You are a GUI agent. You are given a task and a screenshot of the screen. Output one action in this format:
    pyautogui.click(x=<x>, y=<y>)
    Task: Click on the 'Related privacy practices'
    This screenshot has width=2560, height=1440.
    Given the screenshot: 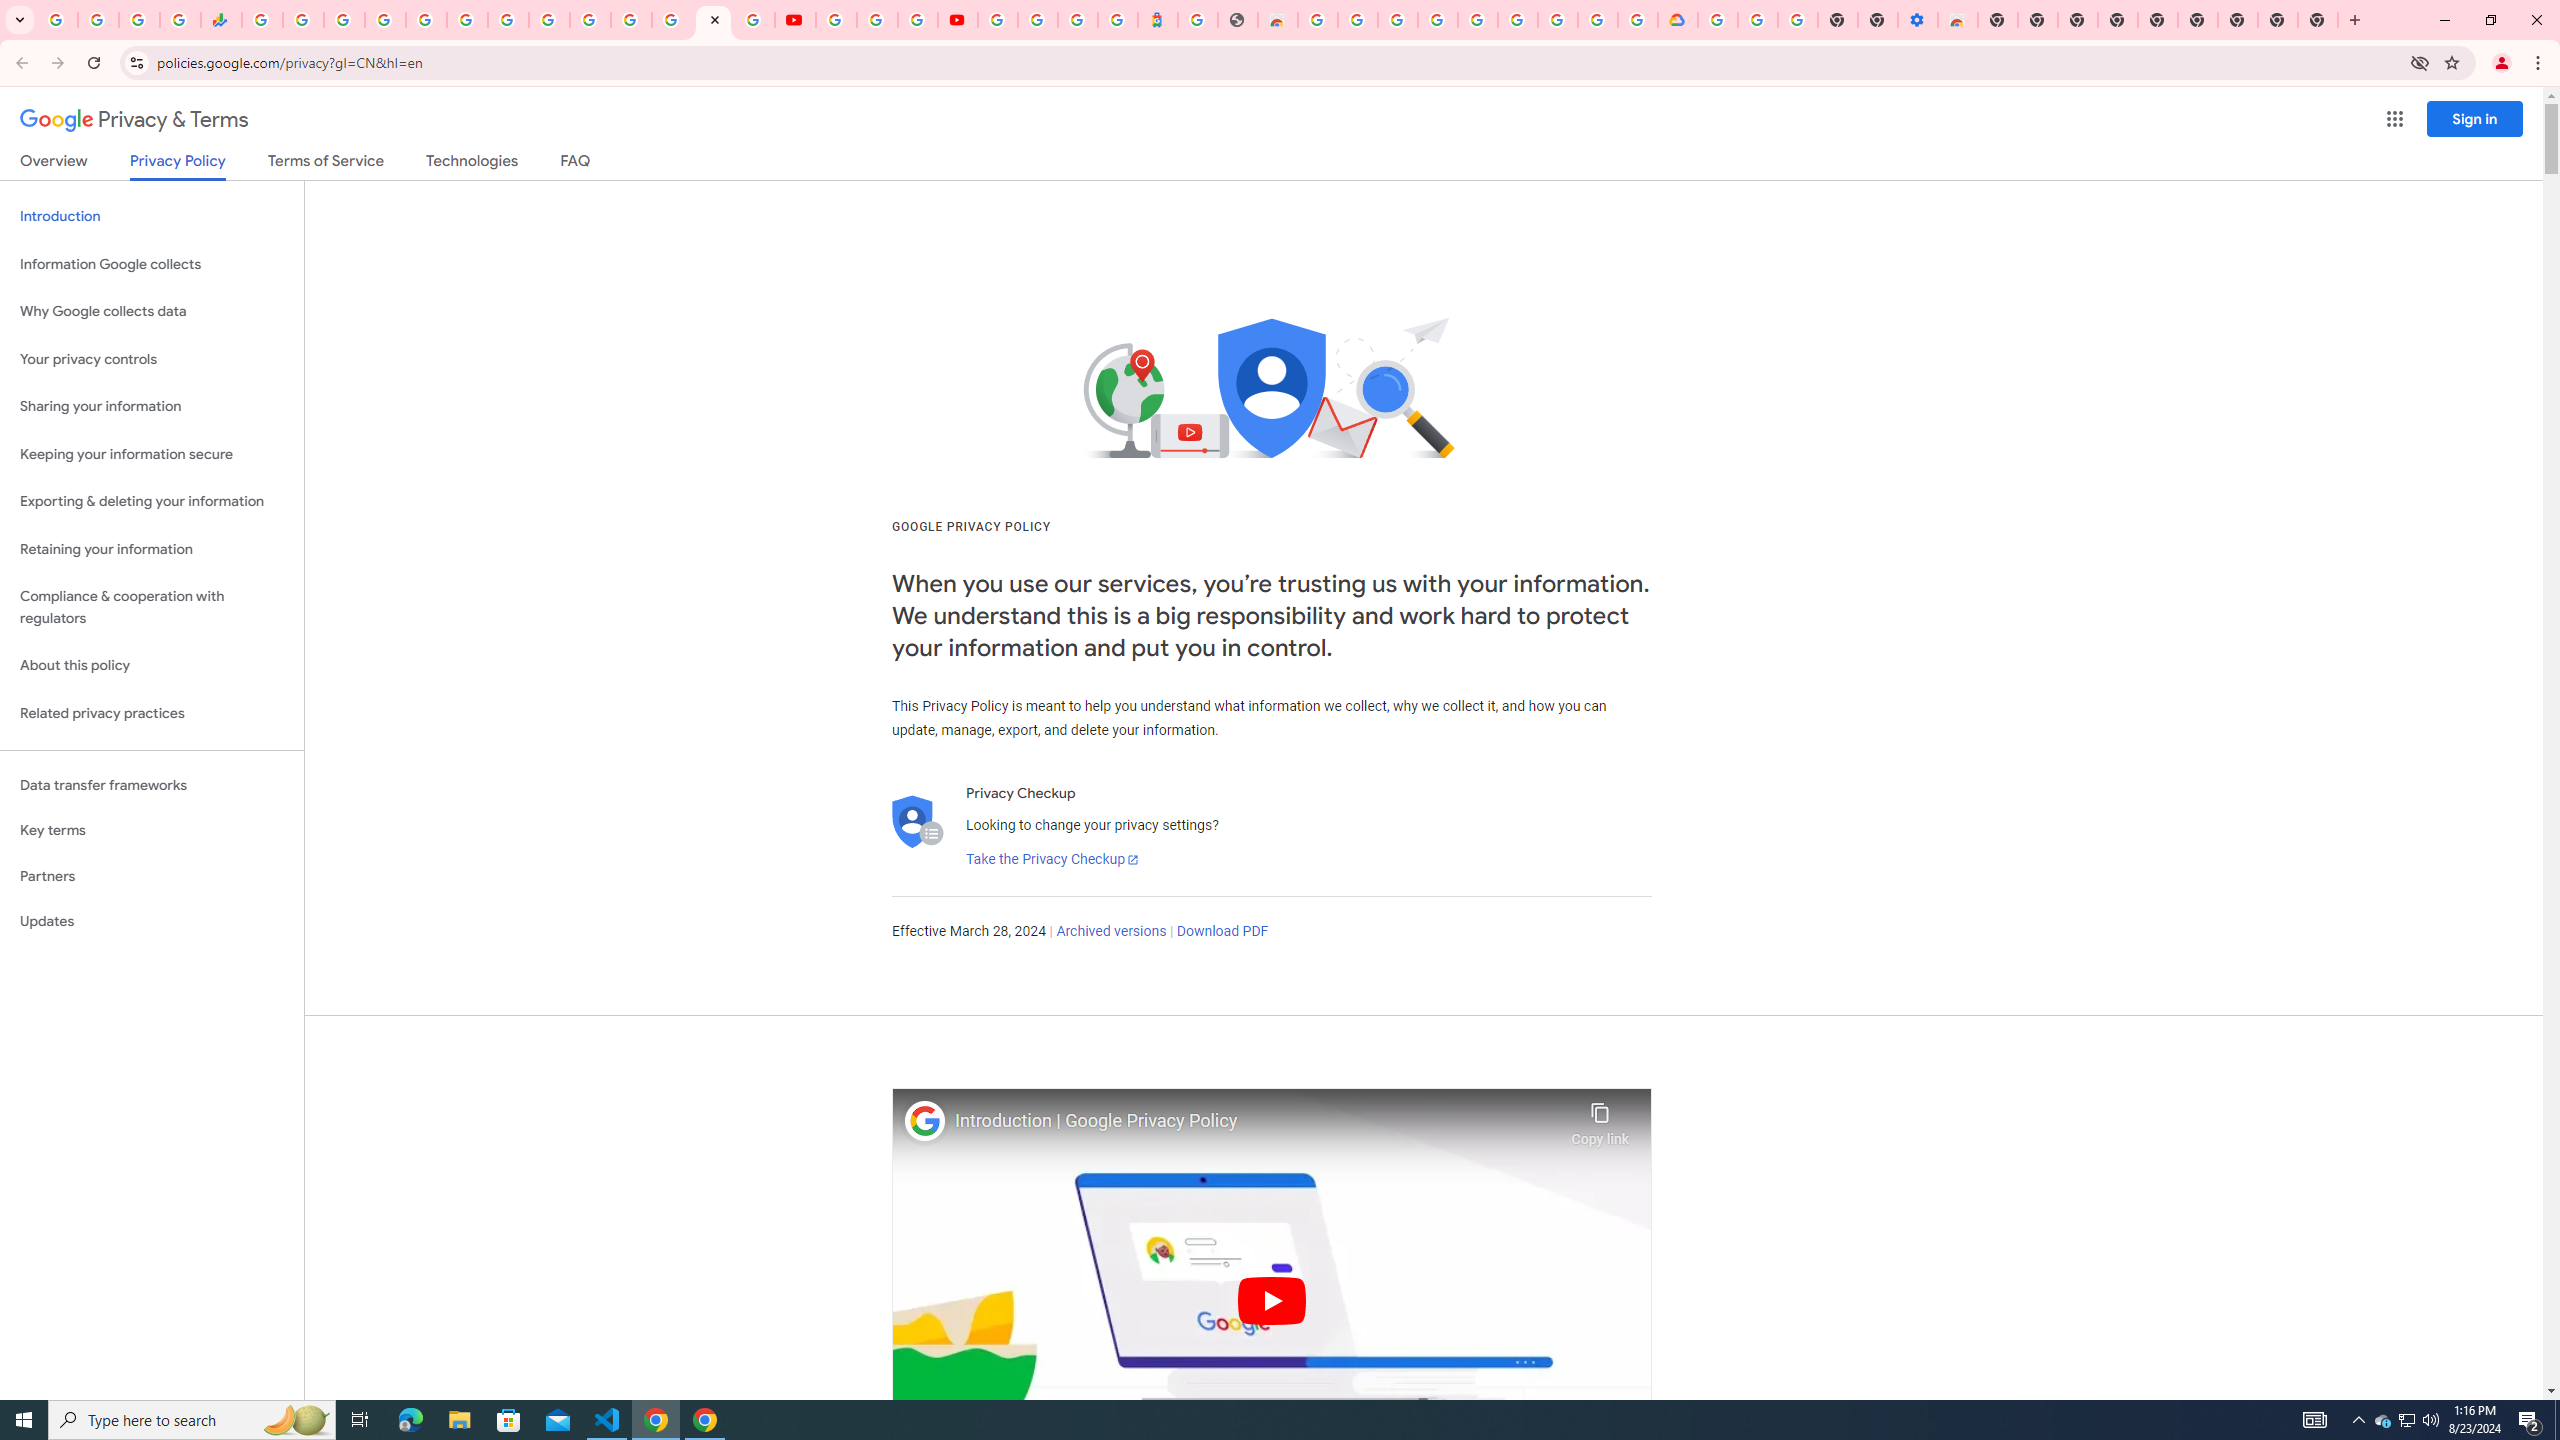 What is the action you would take?
    pyautogui.click(x=151, y=712)
    